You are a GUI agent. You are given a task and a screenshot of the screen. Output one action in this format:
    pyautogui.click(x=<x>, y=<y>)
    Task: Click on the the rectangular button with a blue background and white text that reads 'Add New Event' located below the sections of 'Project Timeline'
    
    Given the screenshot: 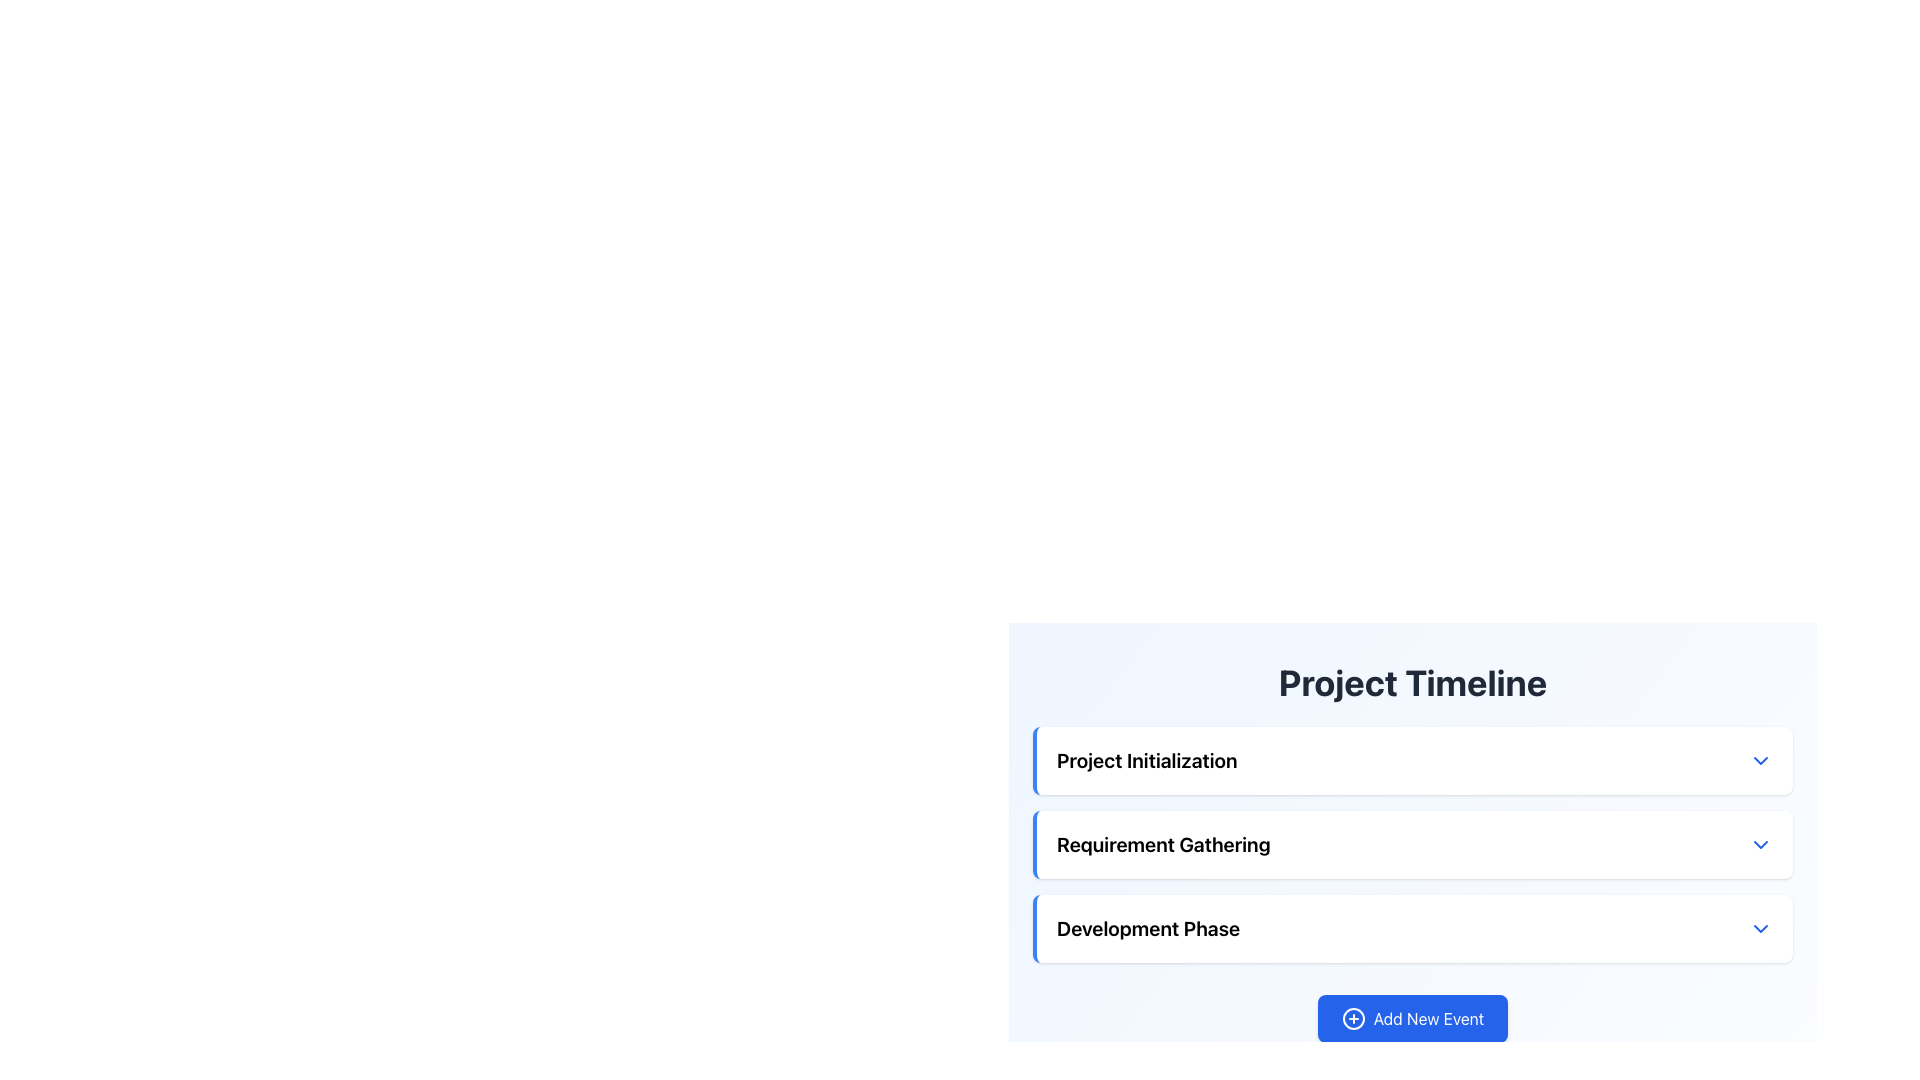 What is the action you would take?
    pyautogui.click(x=1411, y=1018)
    